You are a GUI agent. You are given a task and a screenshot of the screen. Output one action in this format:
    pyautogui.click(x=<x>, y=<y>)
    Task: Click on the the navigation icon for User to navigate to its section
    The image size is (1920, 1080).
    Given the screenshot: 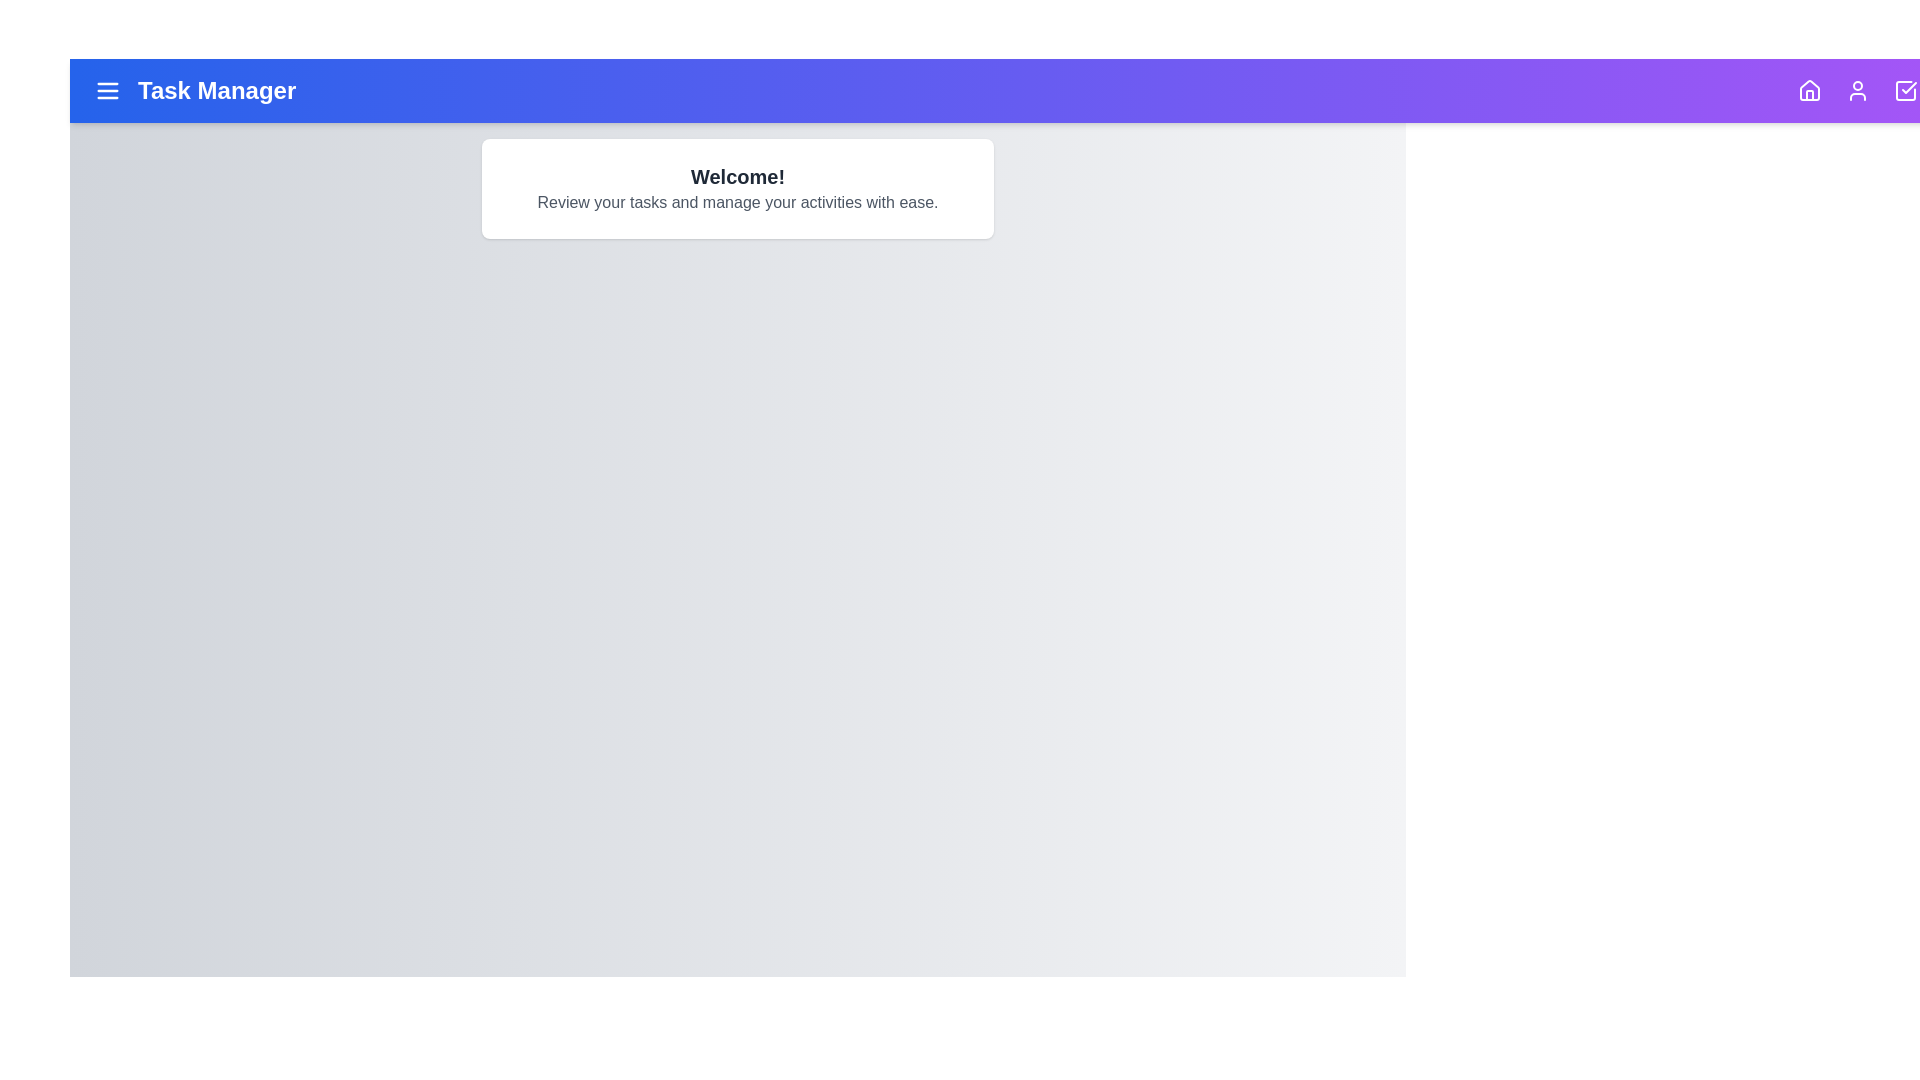 What is the action you would take?
    pyautogui.click(x=1856, y=91)
    